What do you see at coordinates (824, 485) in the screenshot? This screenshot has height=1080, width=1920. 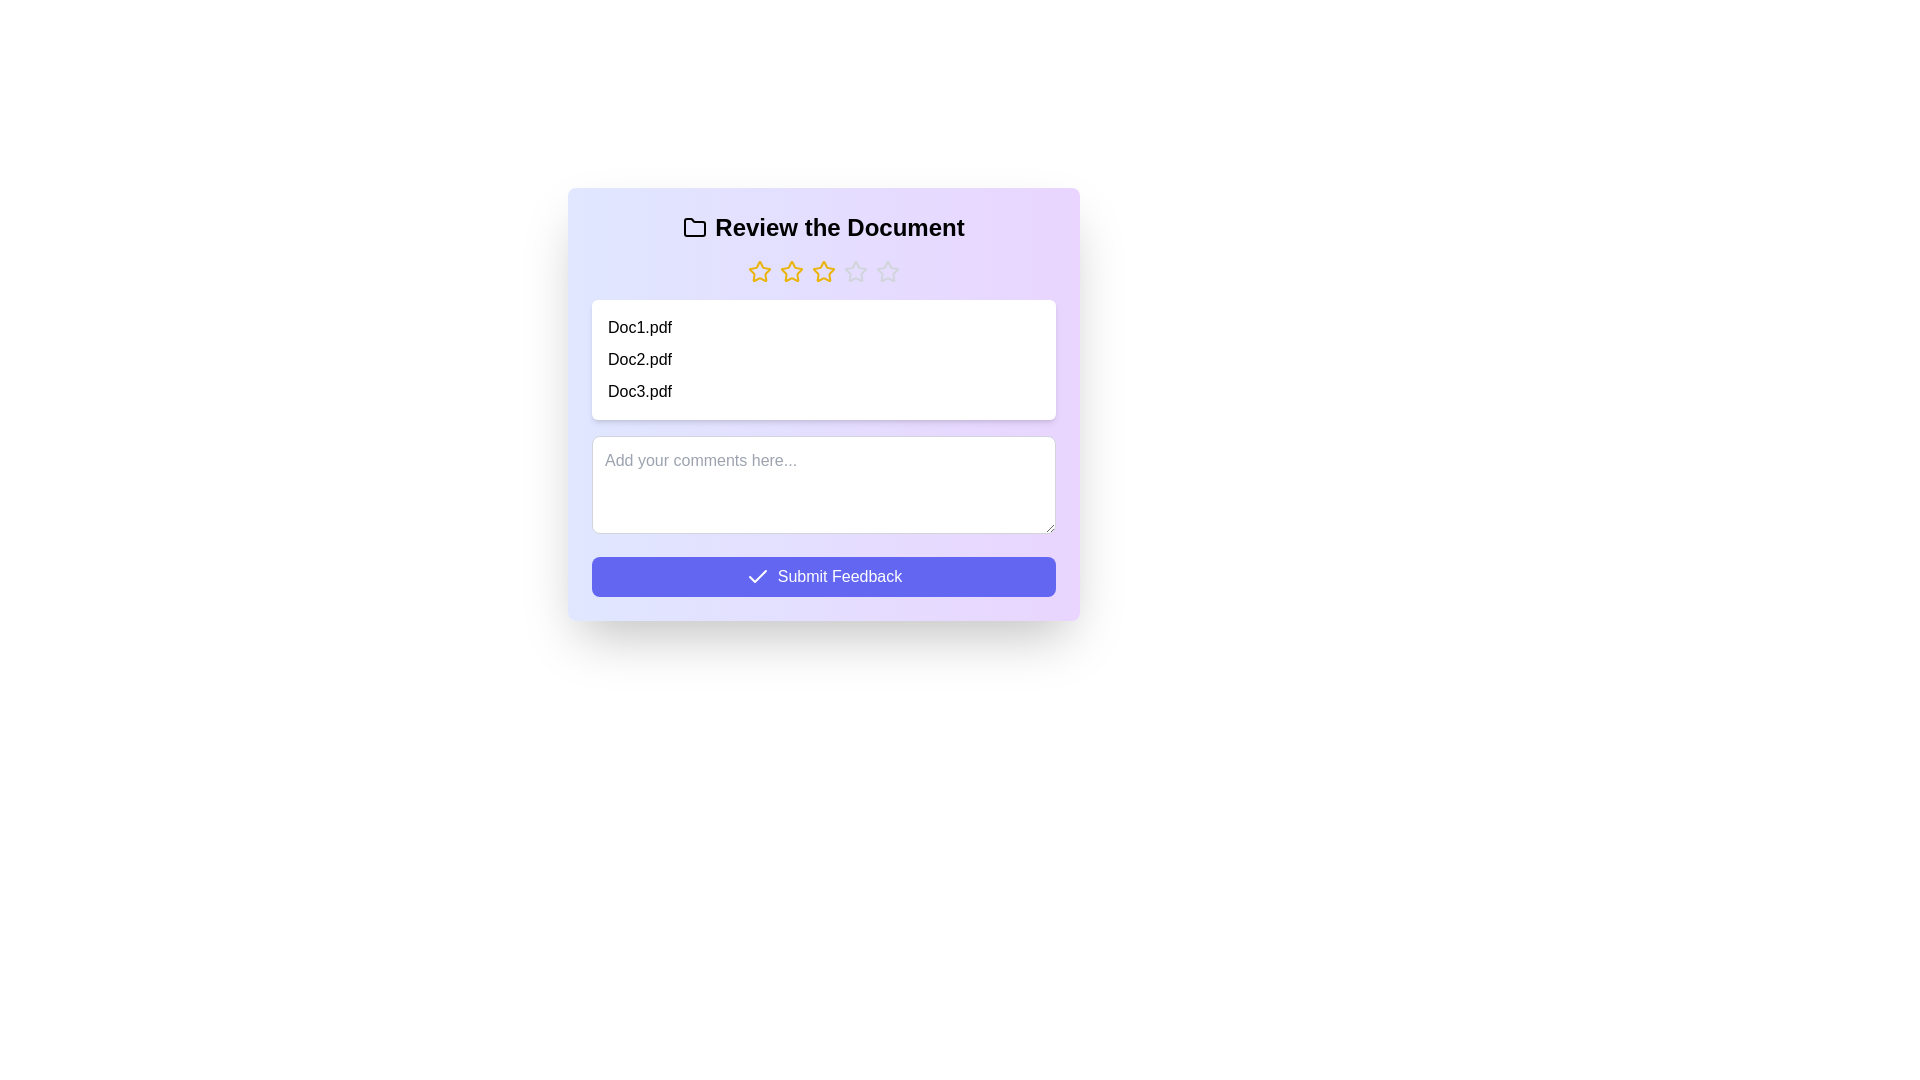 I see `the comments text area to focus on it` at bounding box center [824, 485].